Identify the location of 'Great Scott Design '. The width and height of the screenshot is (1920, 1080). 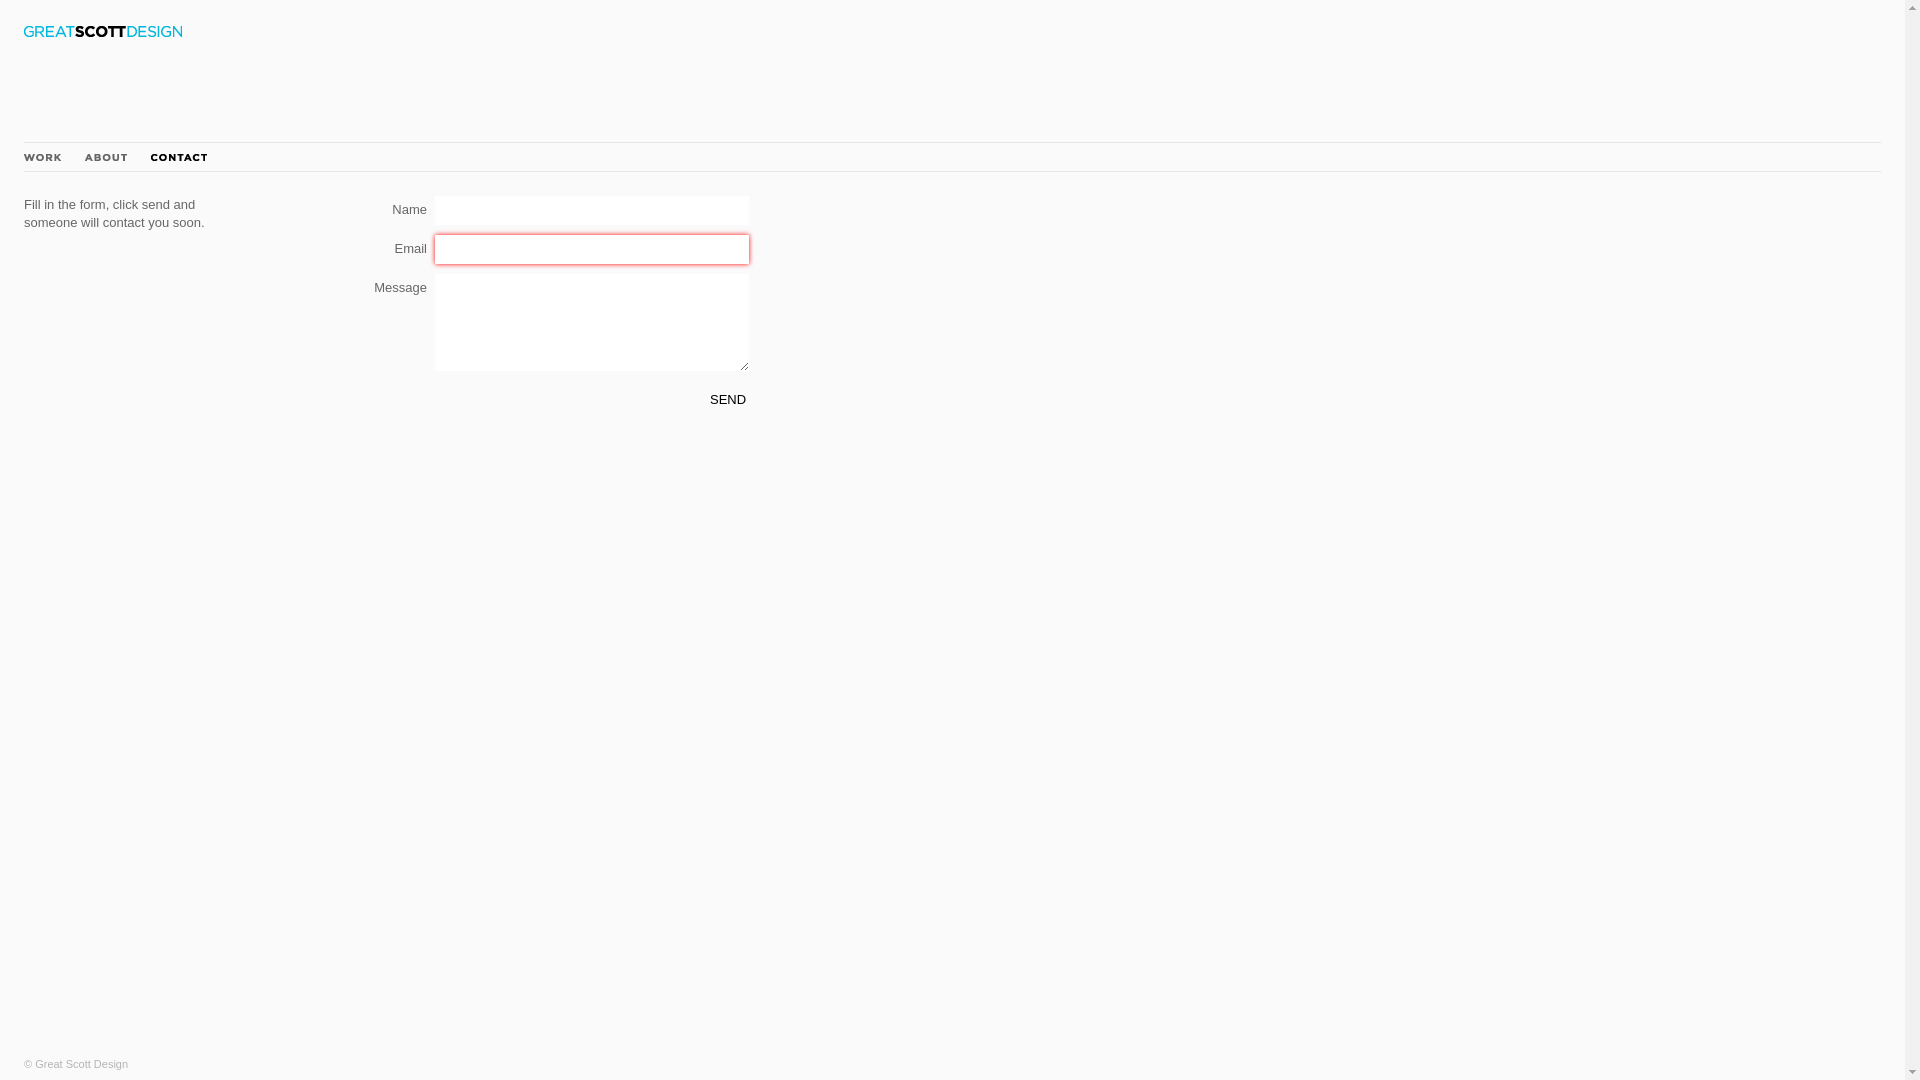
(101, 31).